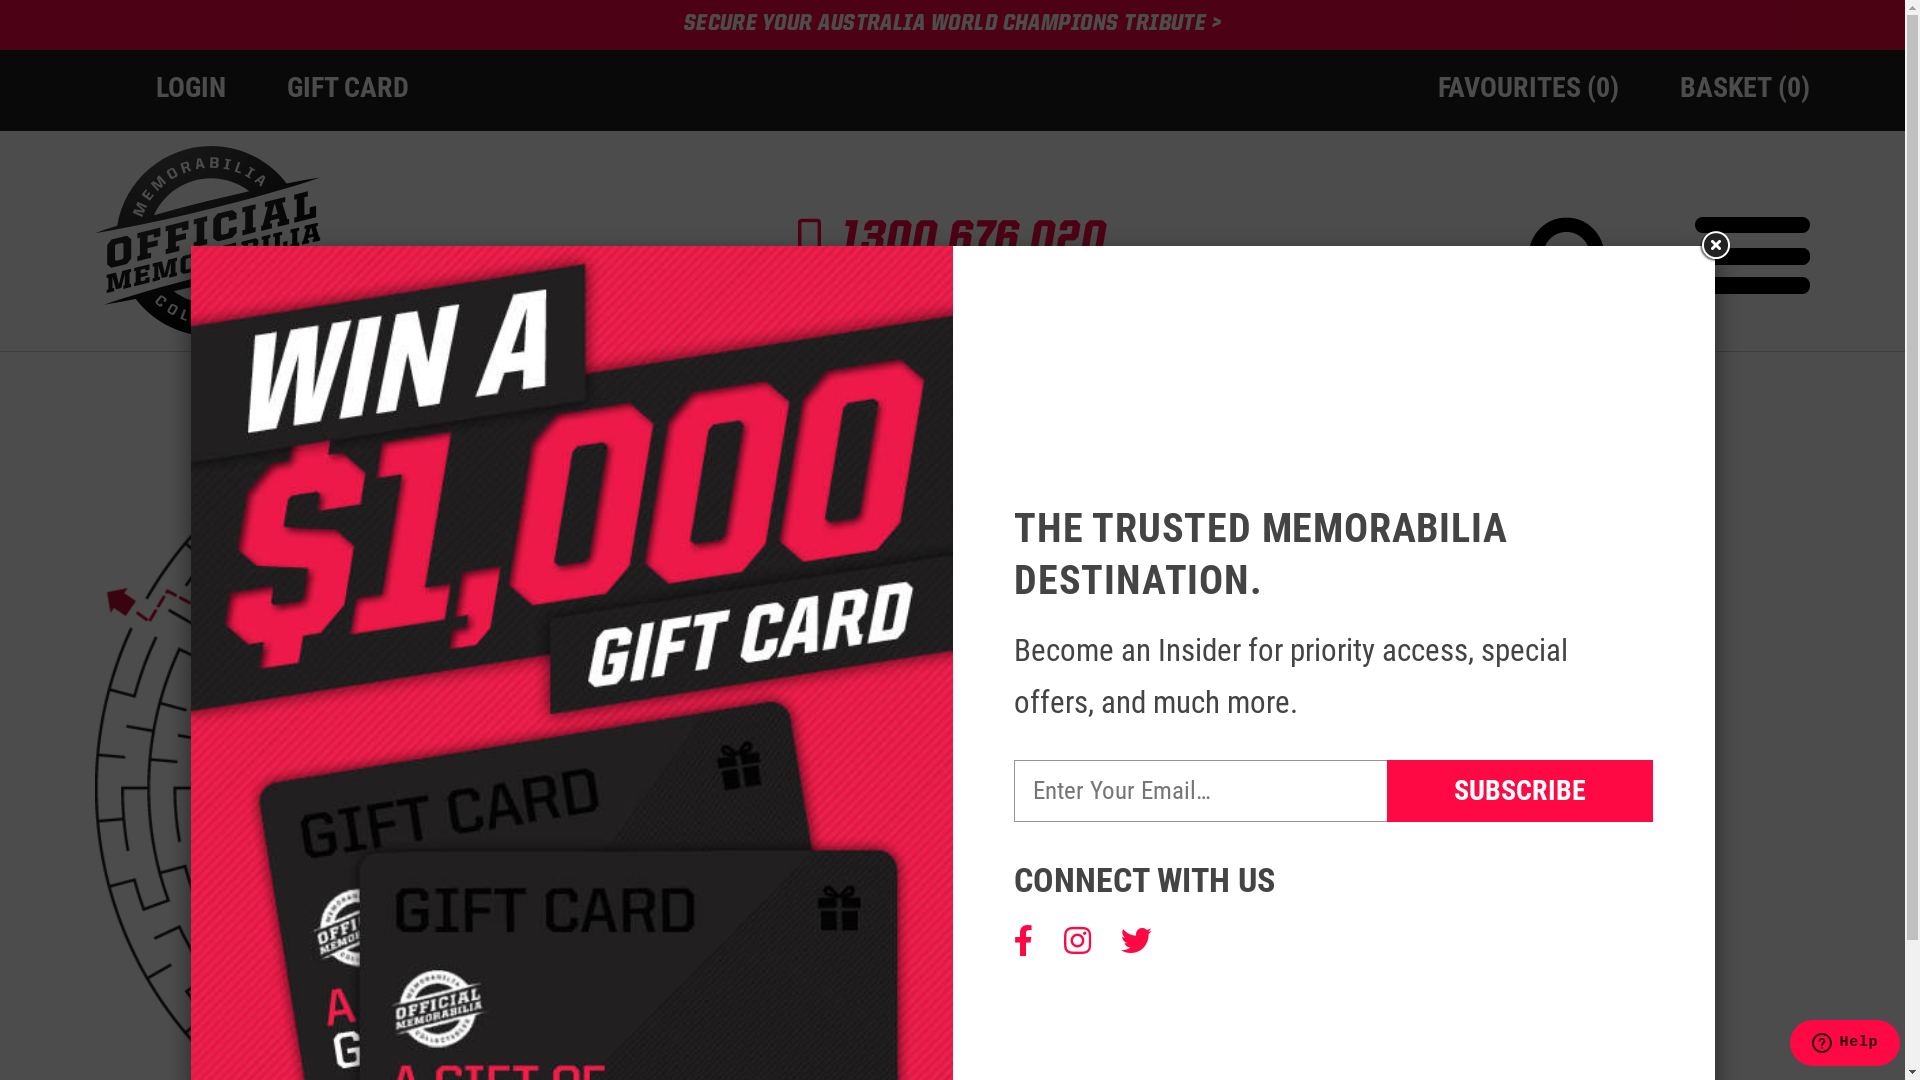  Describe the element at coordinates (1744, 86) in the screenshot. I see `'BASKET 0'` at that location.